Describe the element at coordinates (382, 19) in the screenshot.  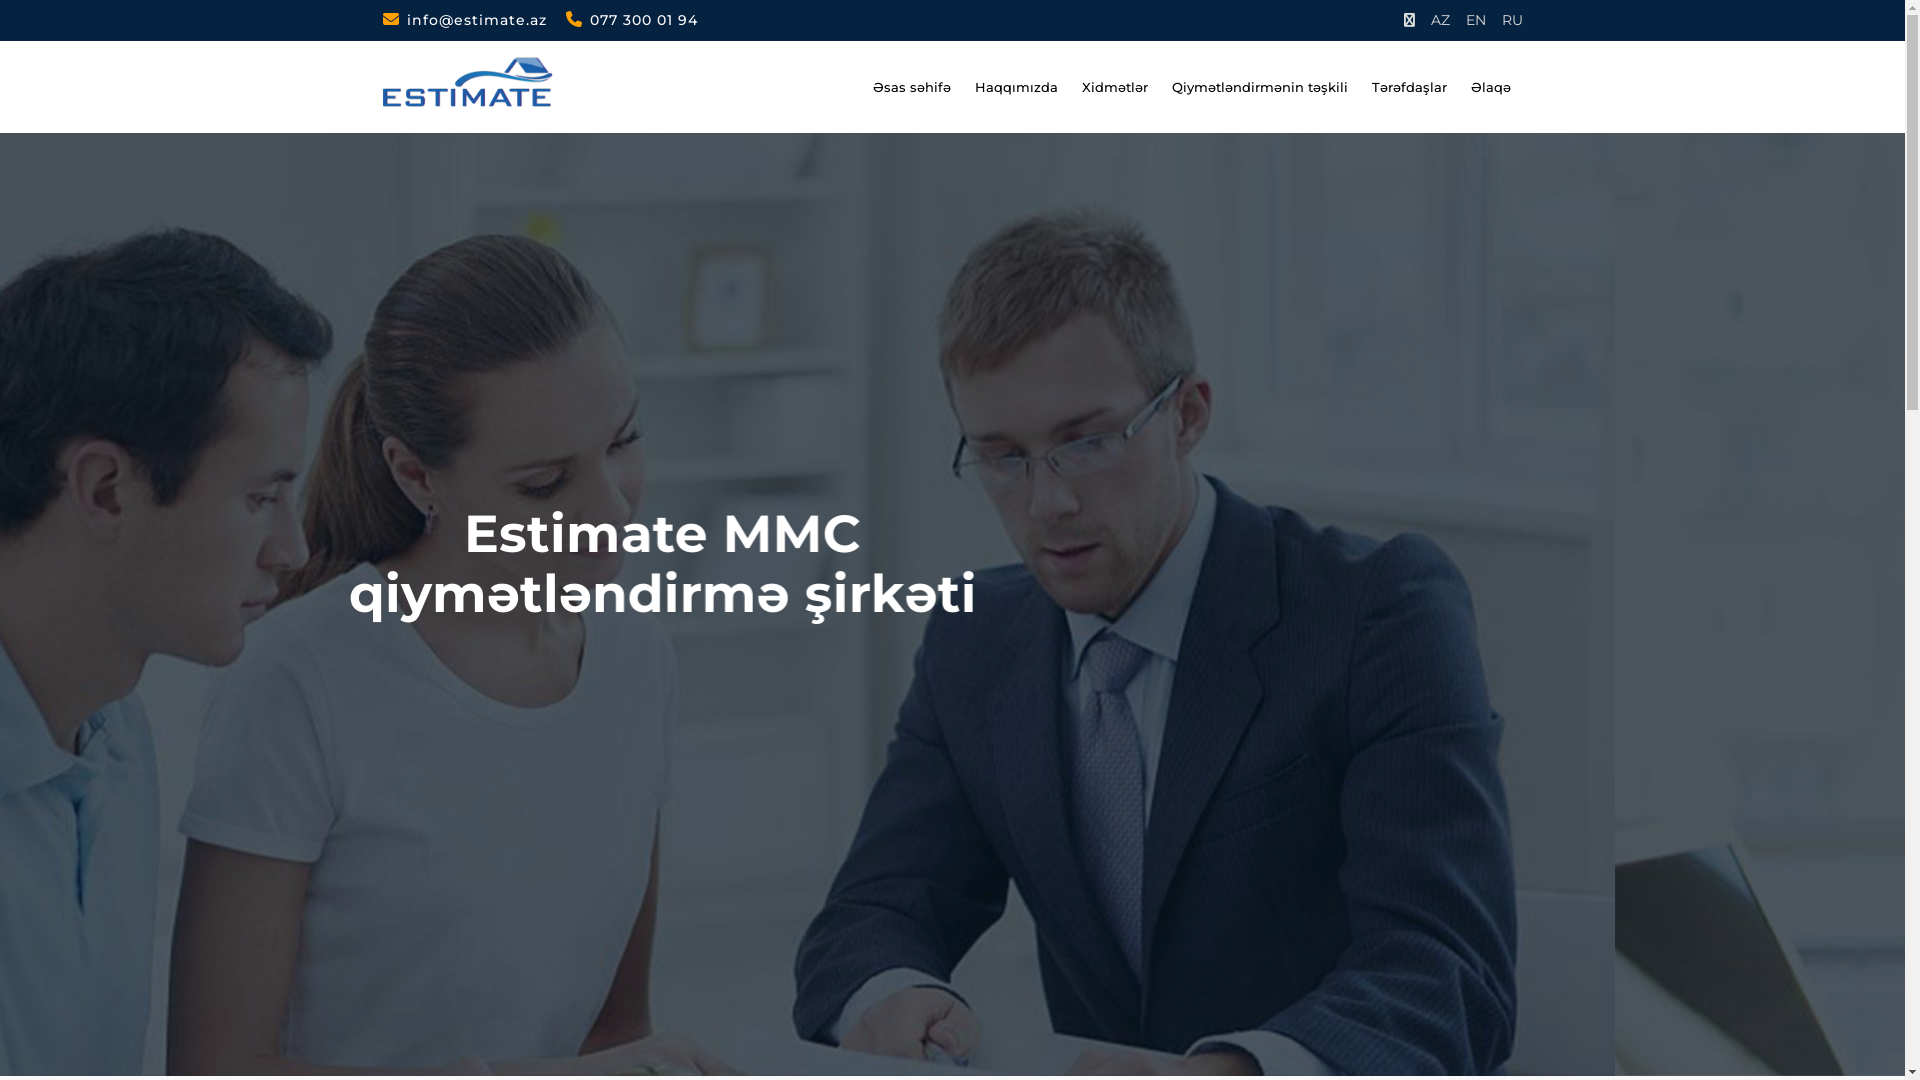
I see `'info@estimate.az'` at that location.